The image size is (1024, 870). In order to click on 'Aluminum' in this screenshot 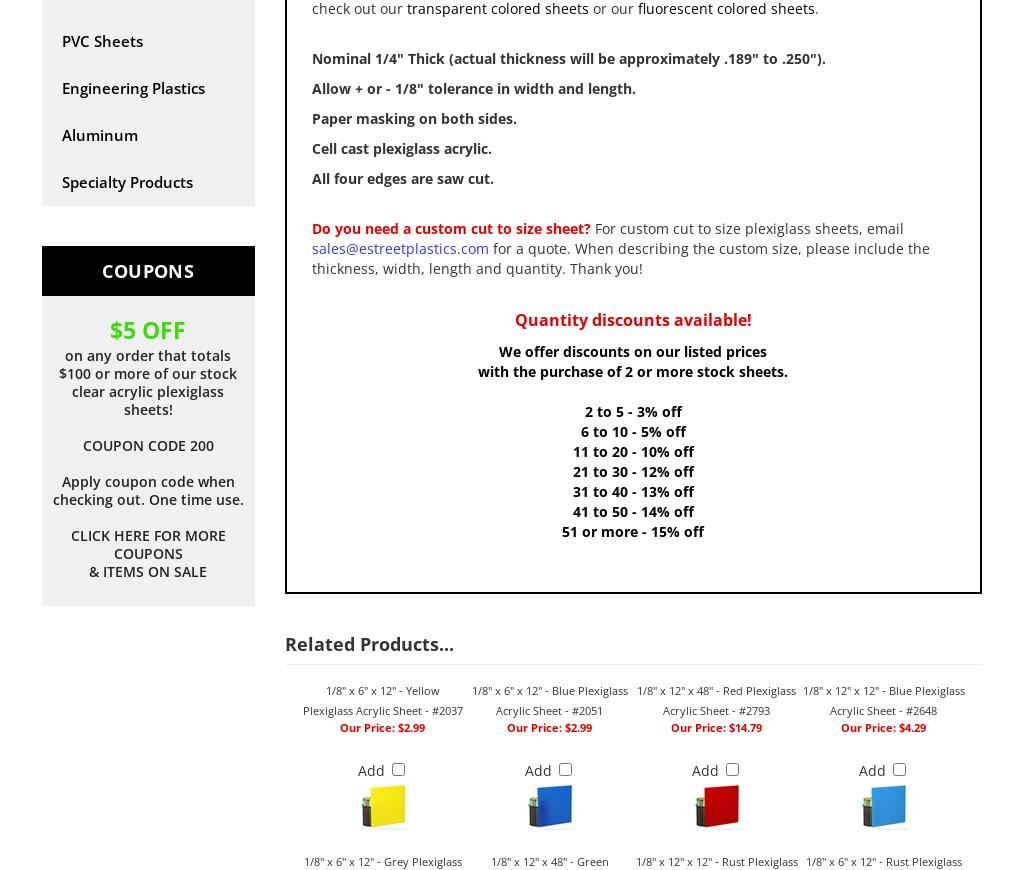, I will do `click(100, 134)`.